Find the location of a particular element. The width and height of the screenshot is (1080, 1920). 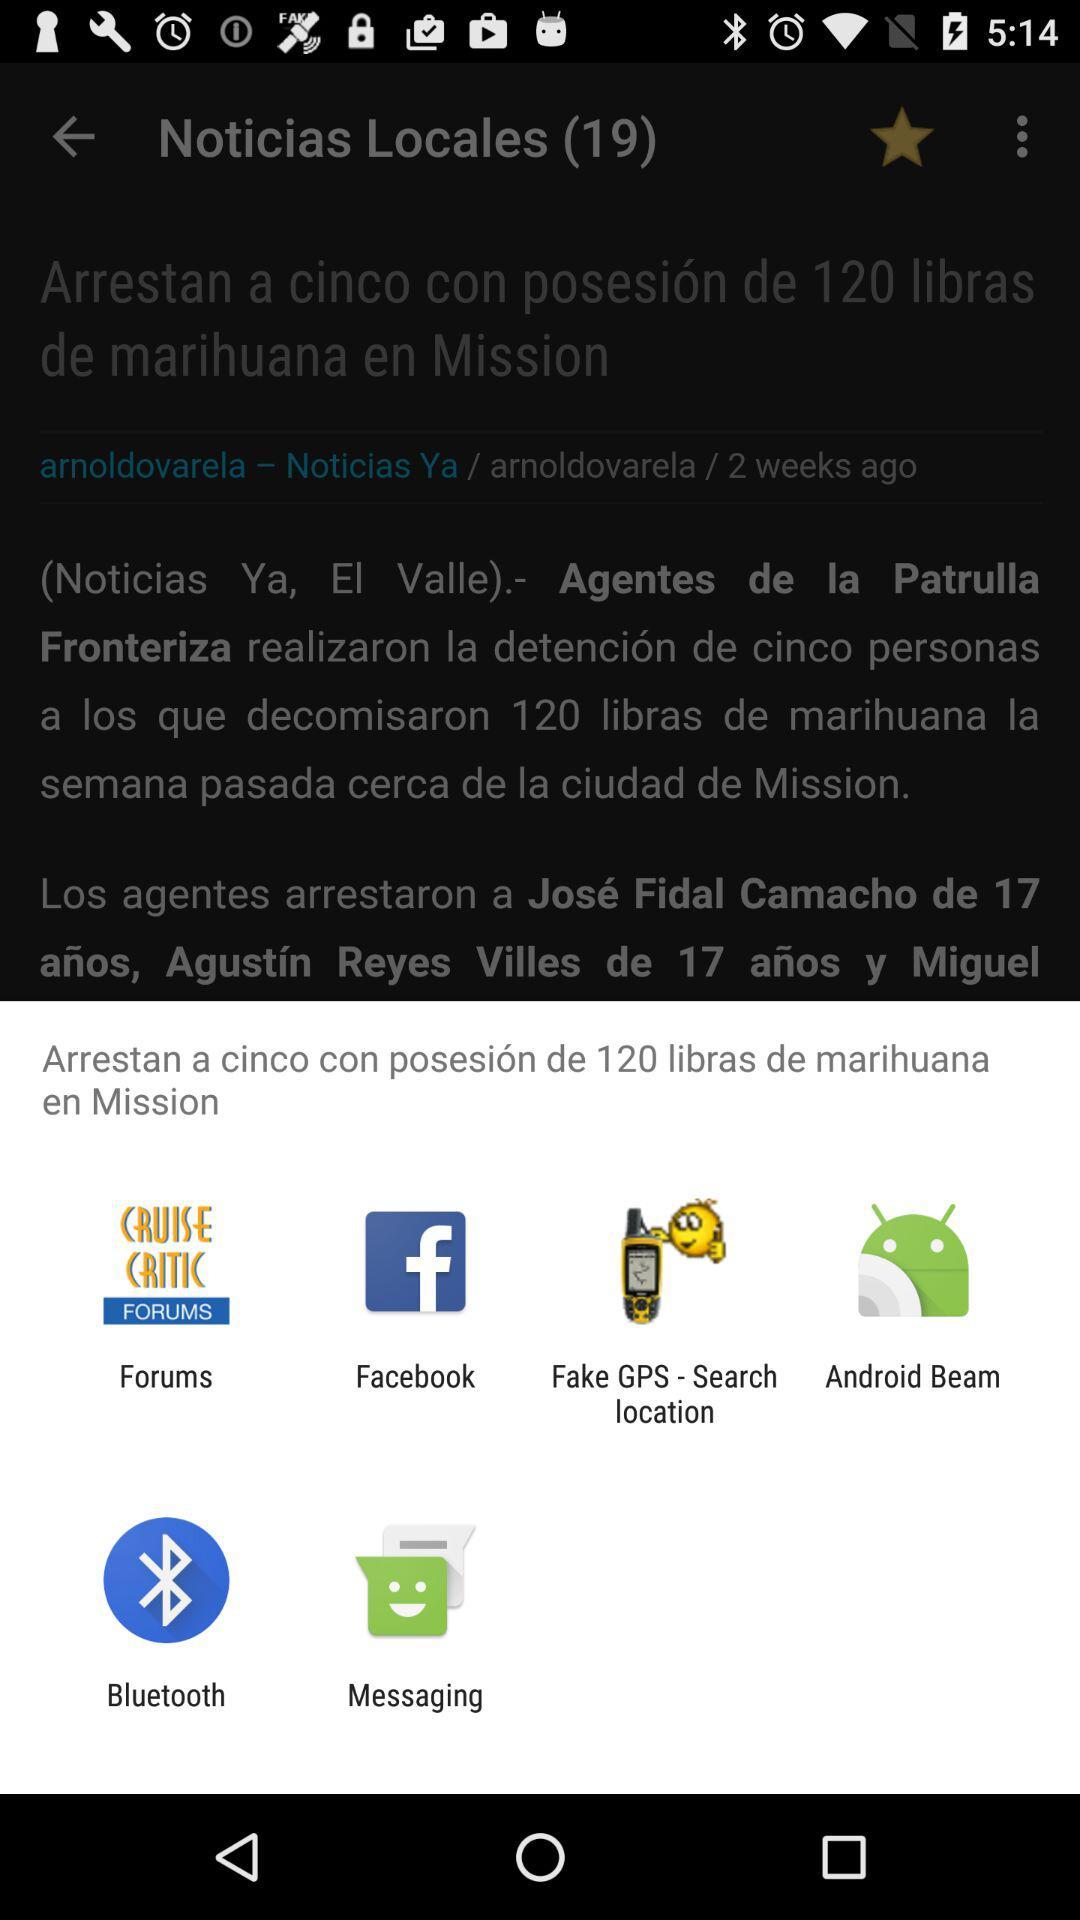

item to the left of fake gps search icon is located at coordinates (414, 1392).